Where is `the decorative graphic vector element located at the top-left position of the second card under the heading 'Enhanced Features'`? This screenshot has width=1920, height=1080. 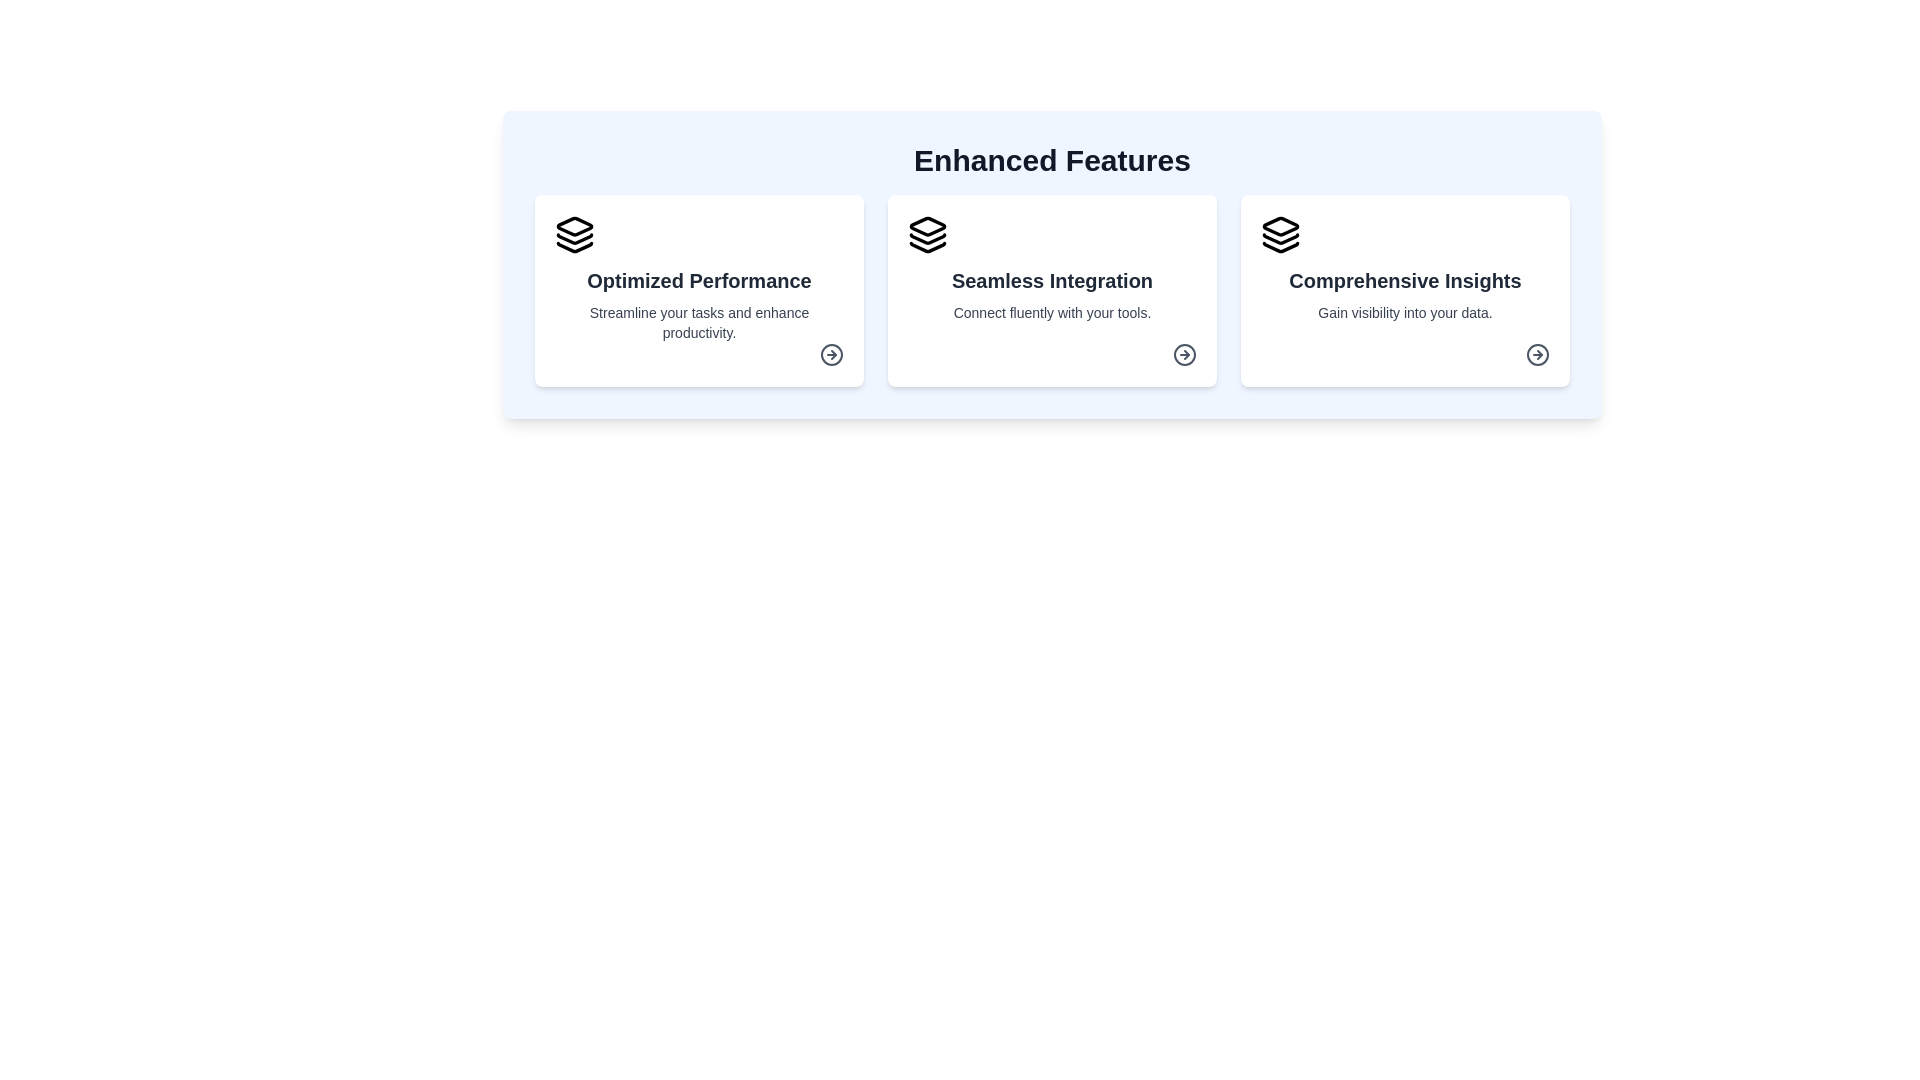
the decorative graphic vector element located at the top-left position of the second card under the heading 'Enhanced Features' is located at coordinates (1281, 225).